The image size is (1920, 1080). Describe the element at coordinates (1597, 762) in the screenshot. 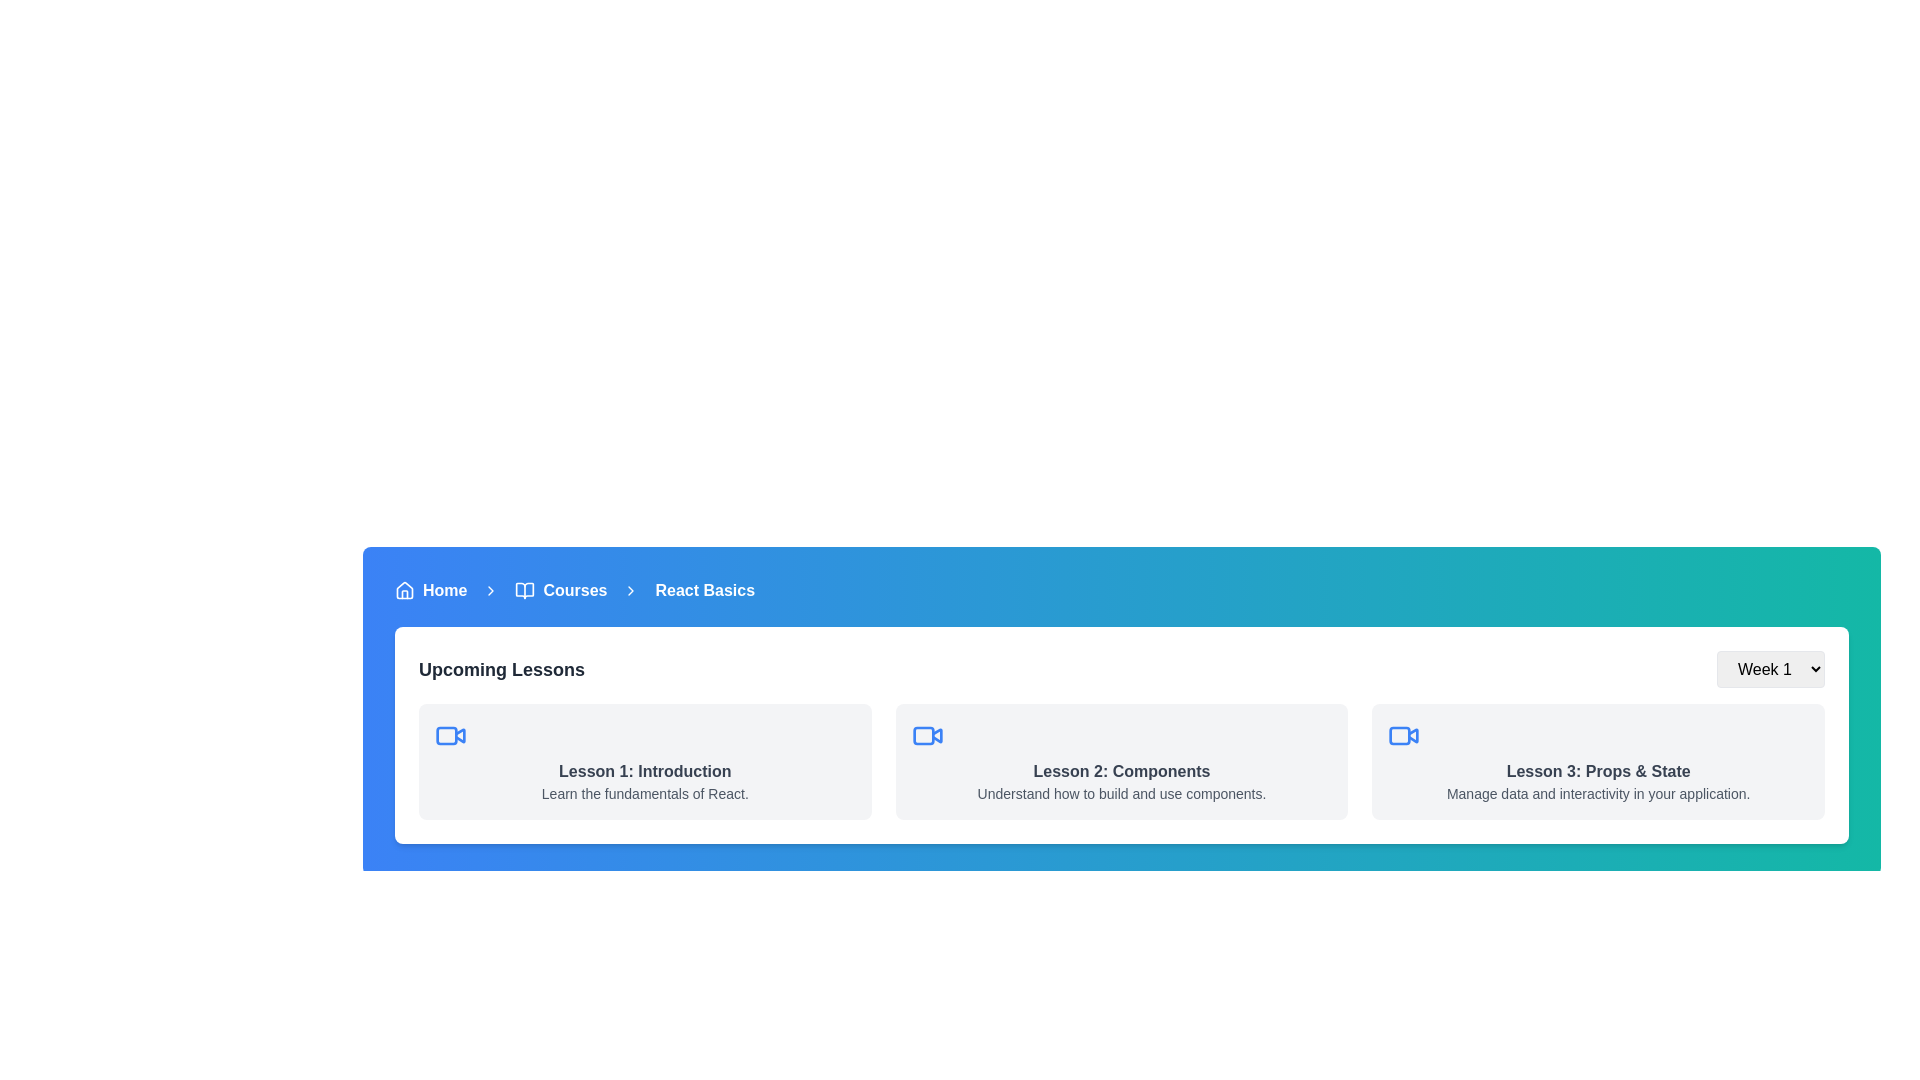

I see `the lesson card displaying 'Lesson 3: Props & State' with a video icon, which is the third card in a grid layout` at that location.